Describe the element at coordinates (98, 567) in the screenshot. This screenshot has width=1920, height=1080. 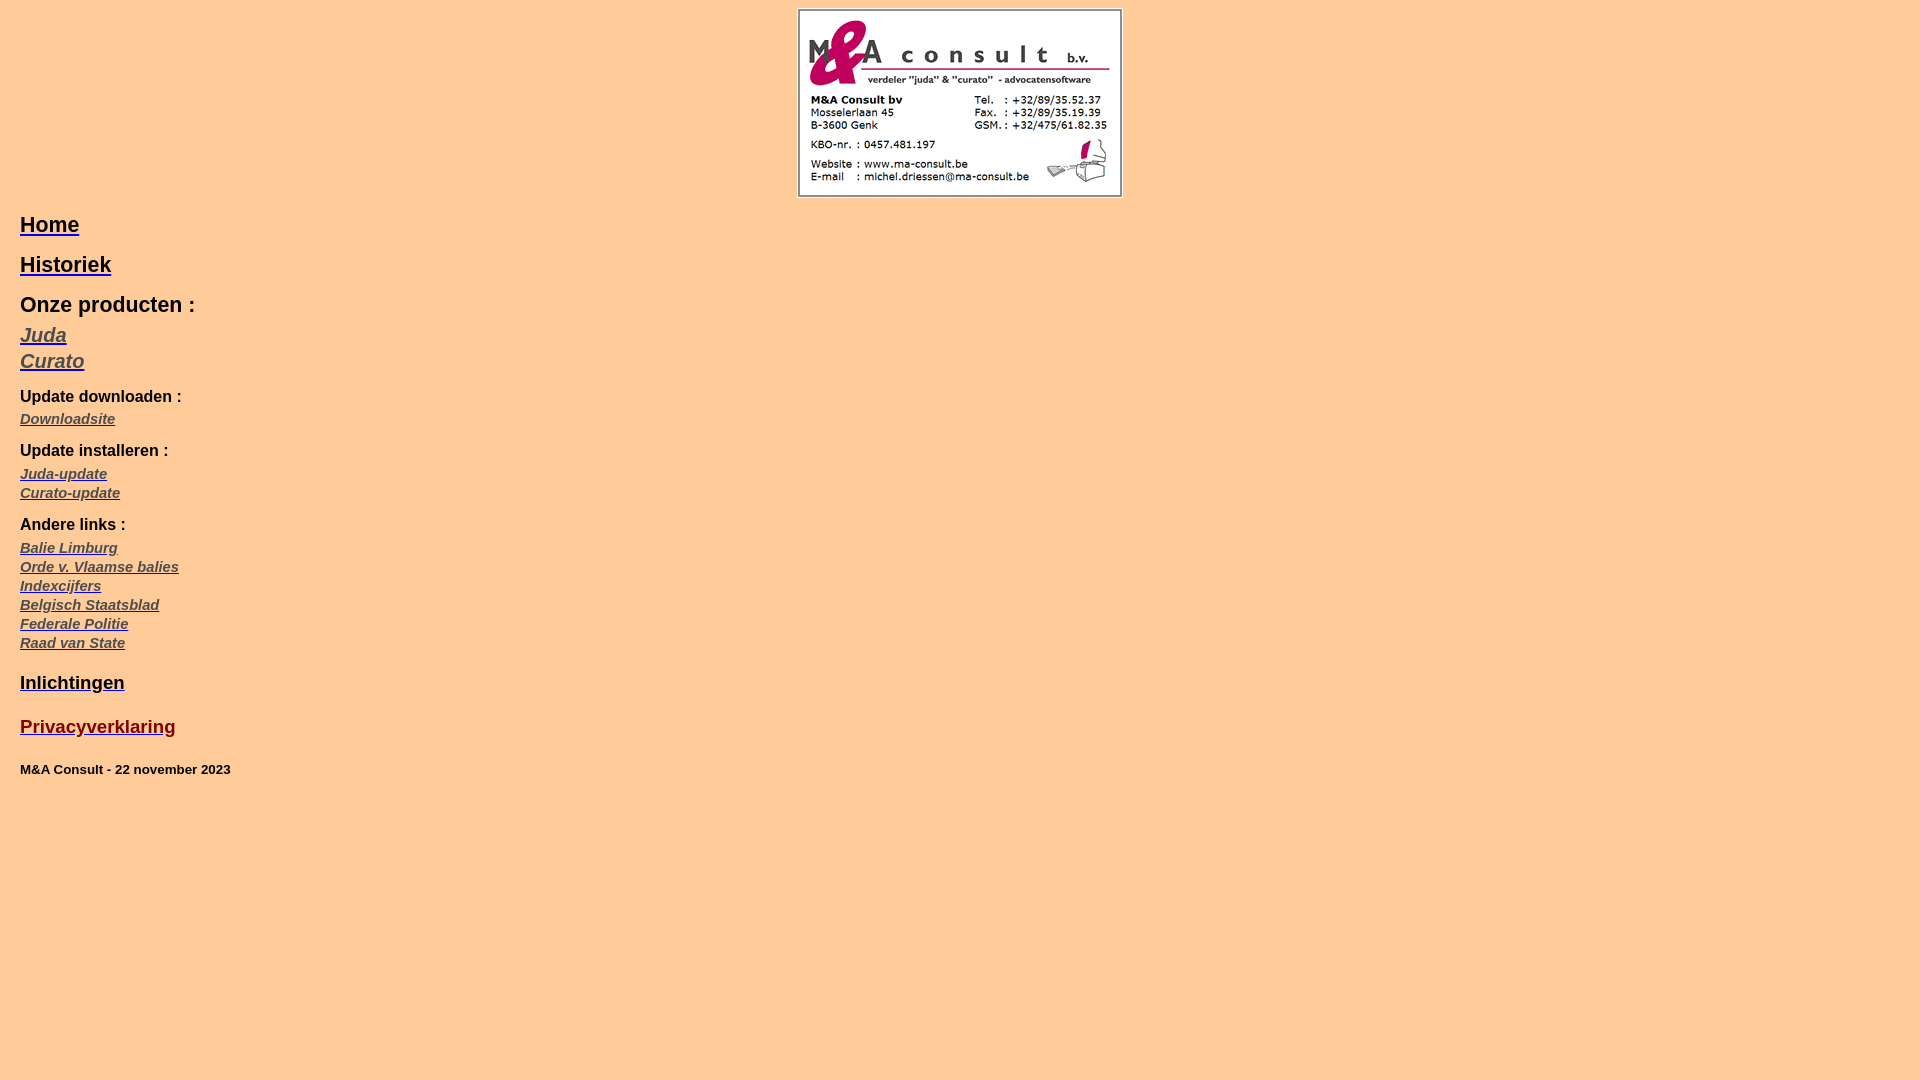
I see `'Orde v. Vlaamse balies'` at that location.